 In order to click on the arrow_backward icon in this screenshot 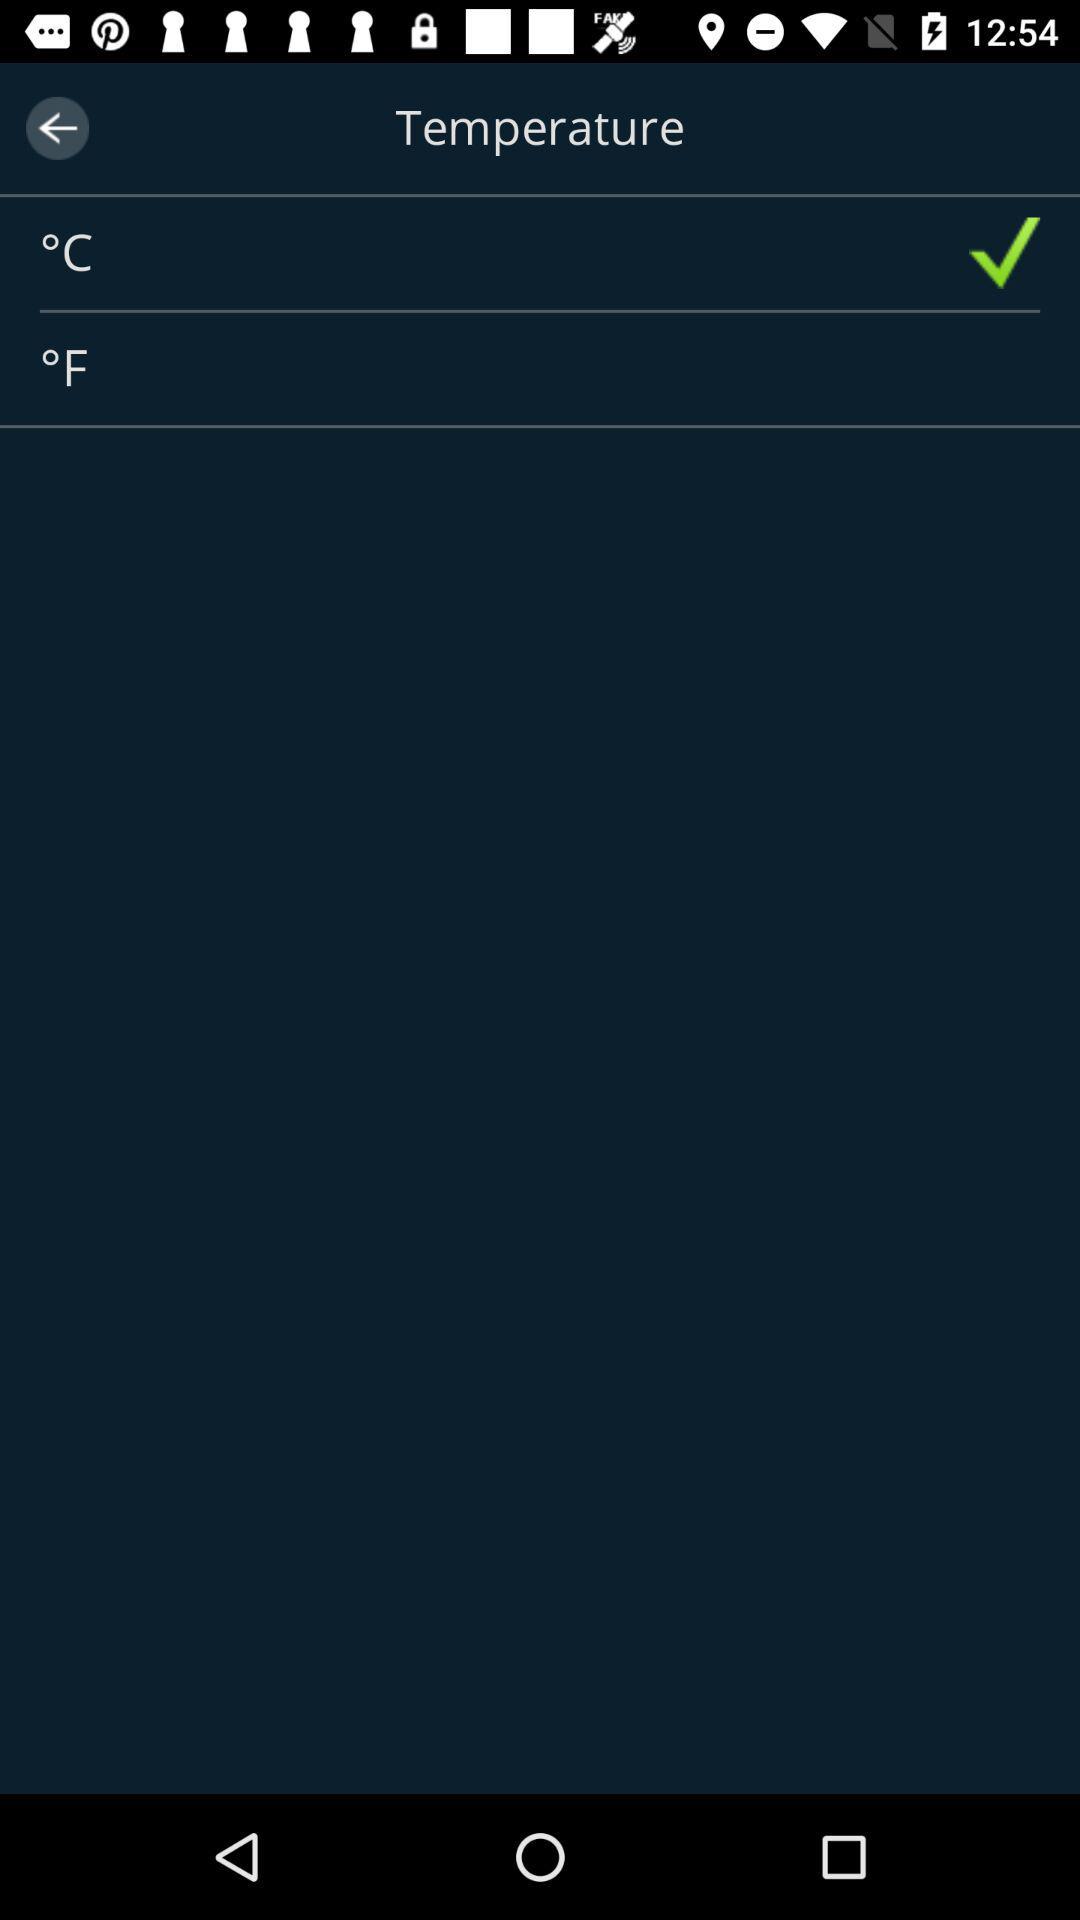, I will do `click(56, 127)`.